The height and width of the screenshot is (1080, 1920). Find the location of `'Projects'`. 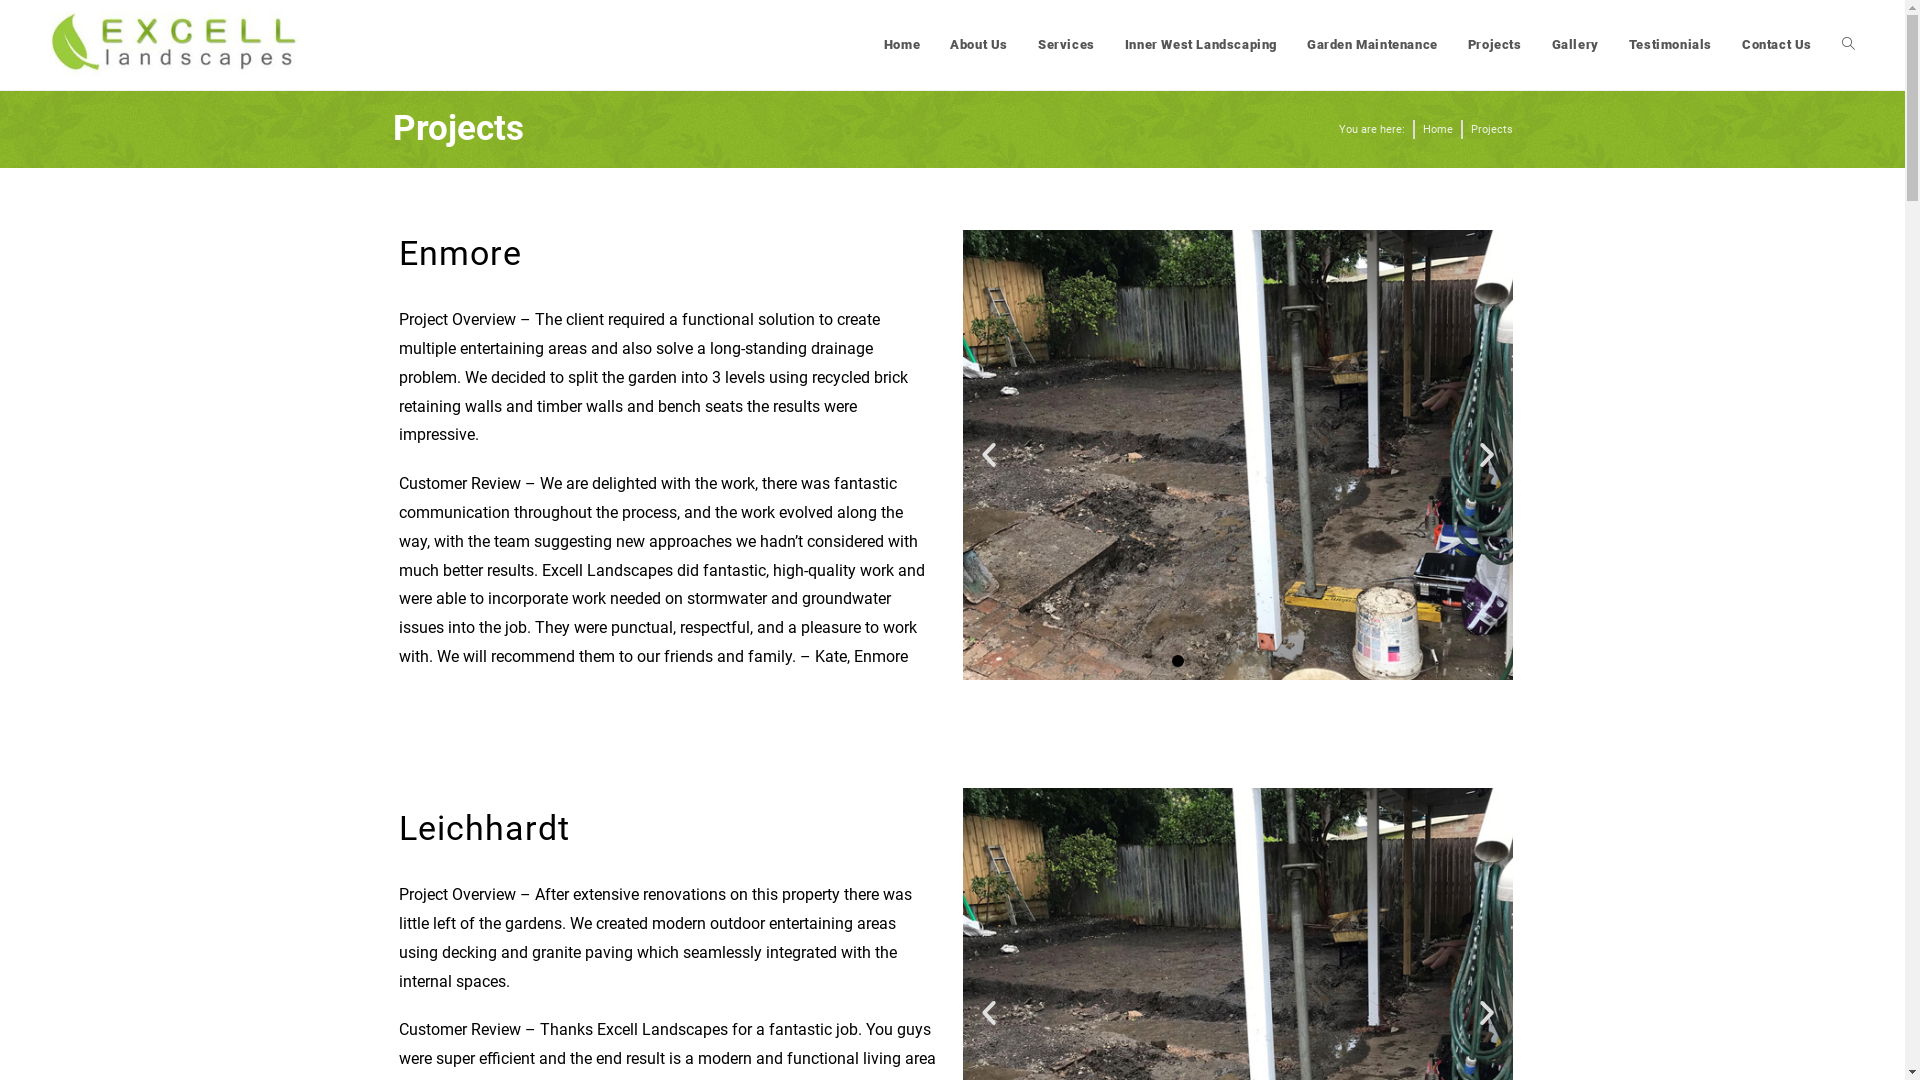

'Projects' is located at coordinates (1494, 45).